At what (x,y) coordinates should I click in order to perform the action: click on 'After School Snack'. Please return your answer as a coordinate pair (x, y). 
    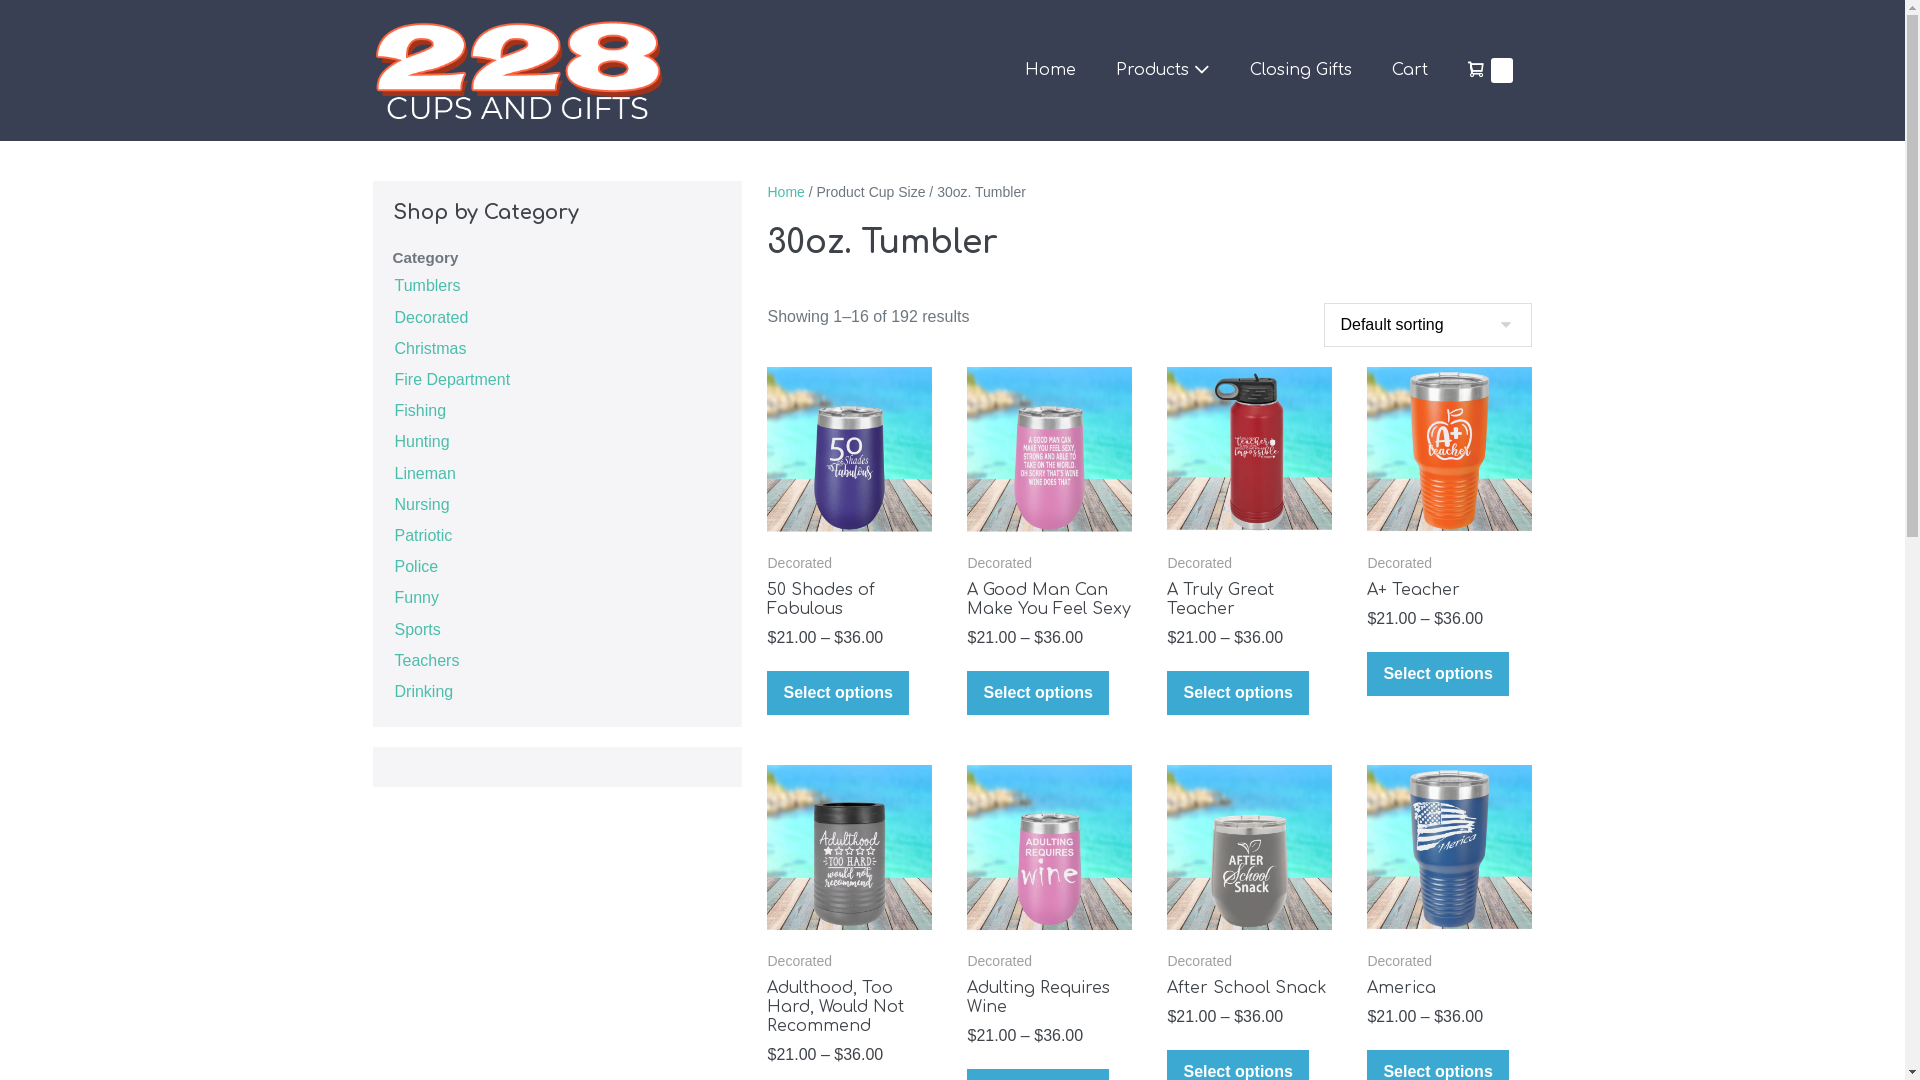
    Looking at the image, I should click on (1248, 987).